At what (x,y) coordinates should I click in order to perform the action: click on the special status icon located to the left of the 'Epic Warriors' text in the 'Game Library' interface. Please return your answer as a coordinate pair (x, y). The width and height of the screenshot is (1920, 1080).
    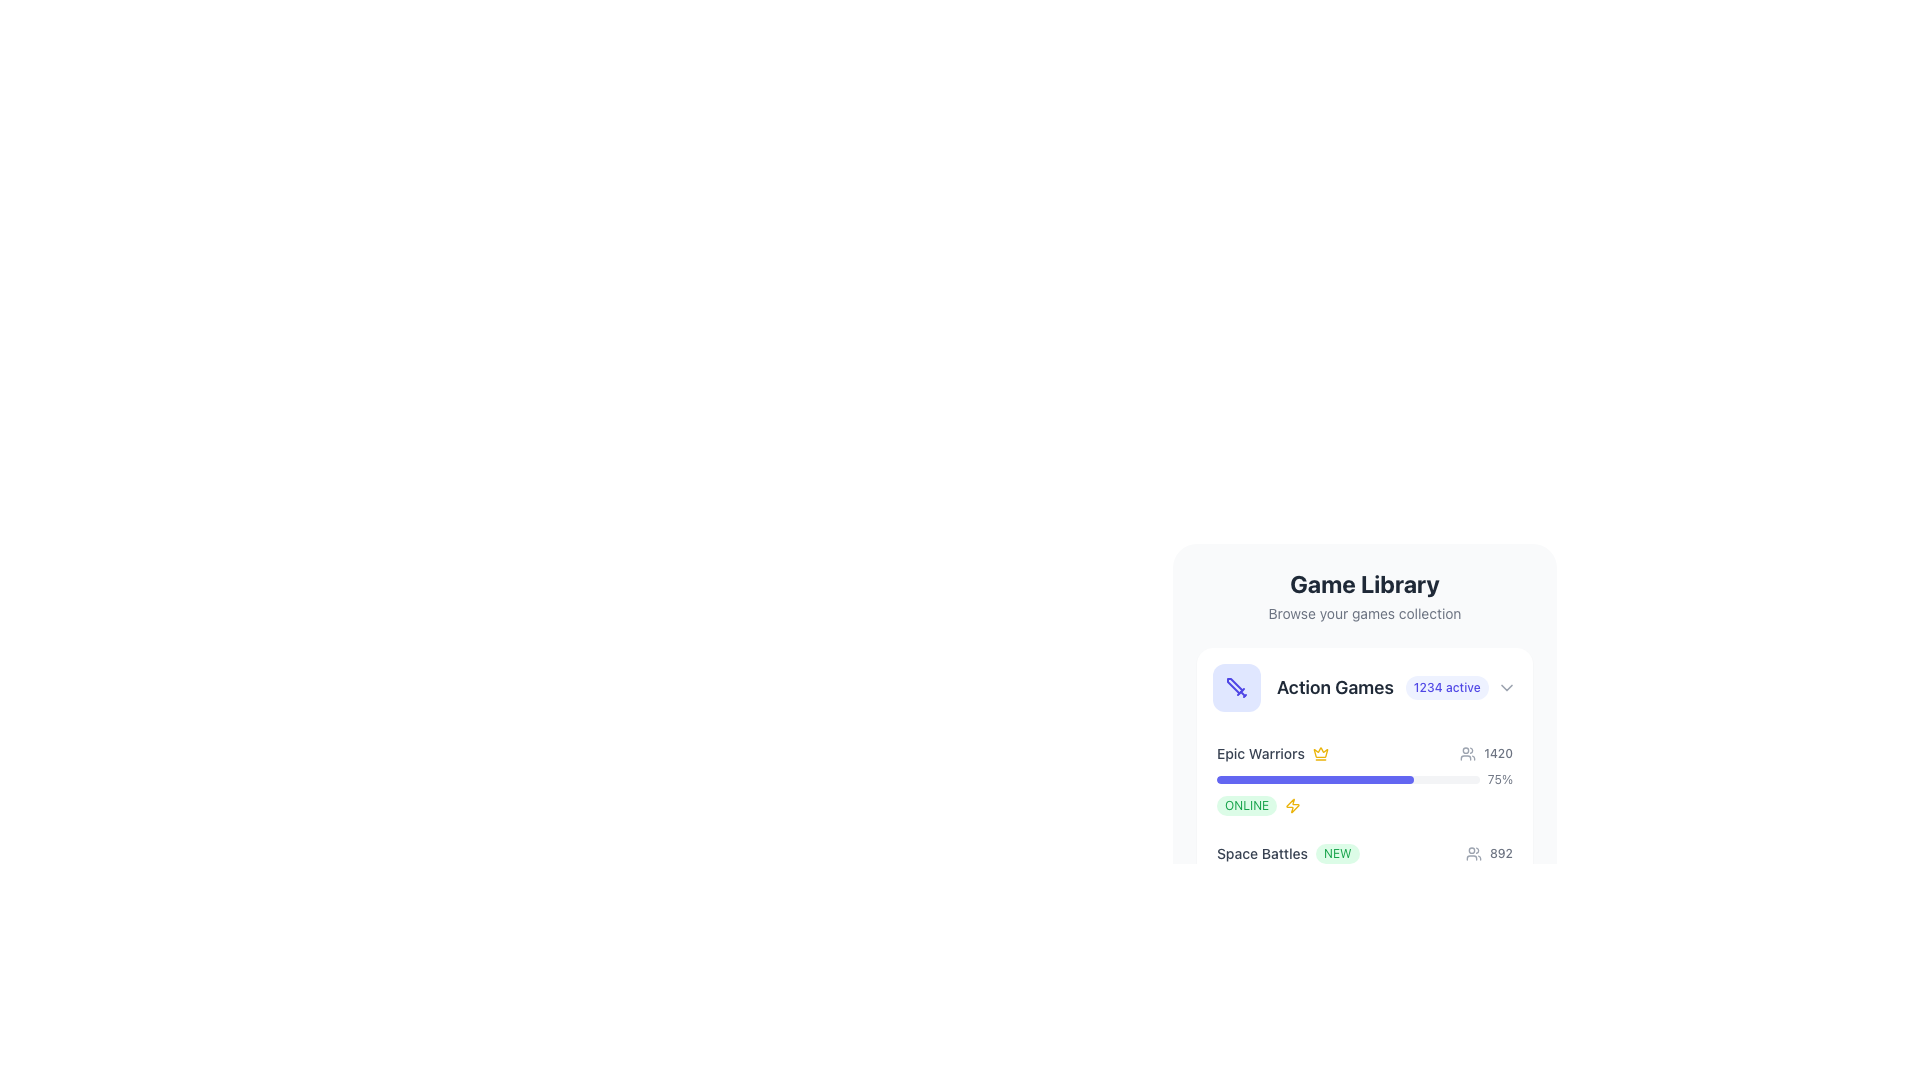
    Looking at the image, I should click on (1320, 752).